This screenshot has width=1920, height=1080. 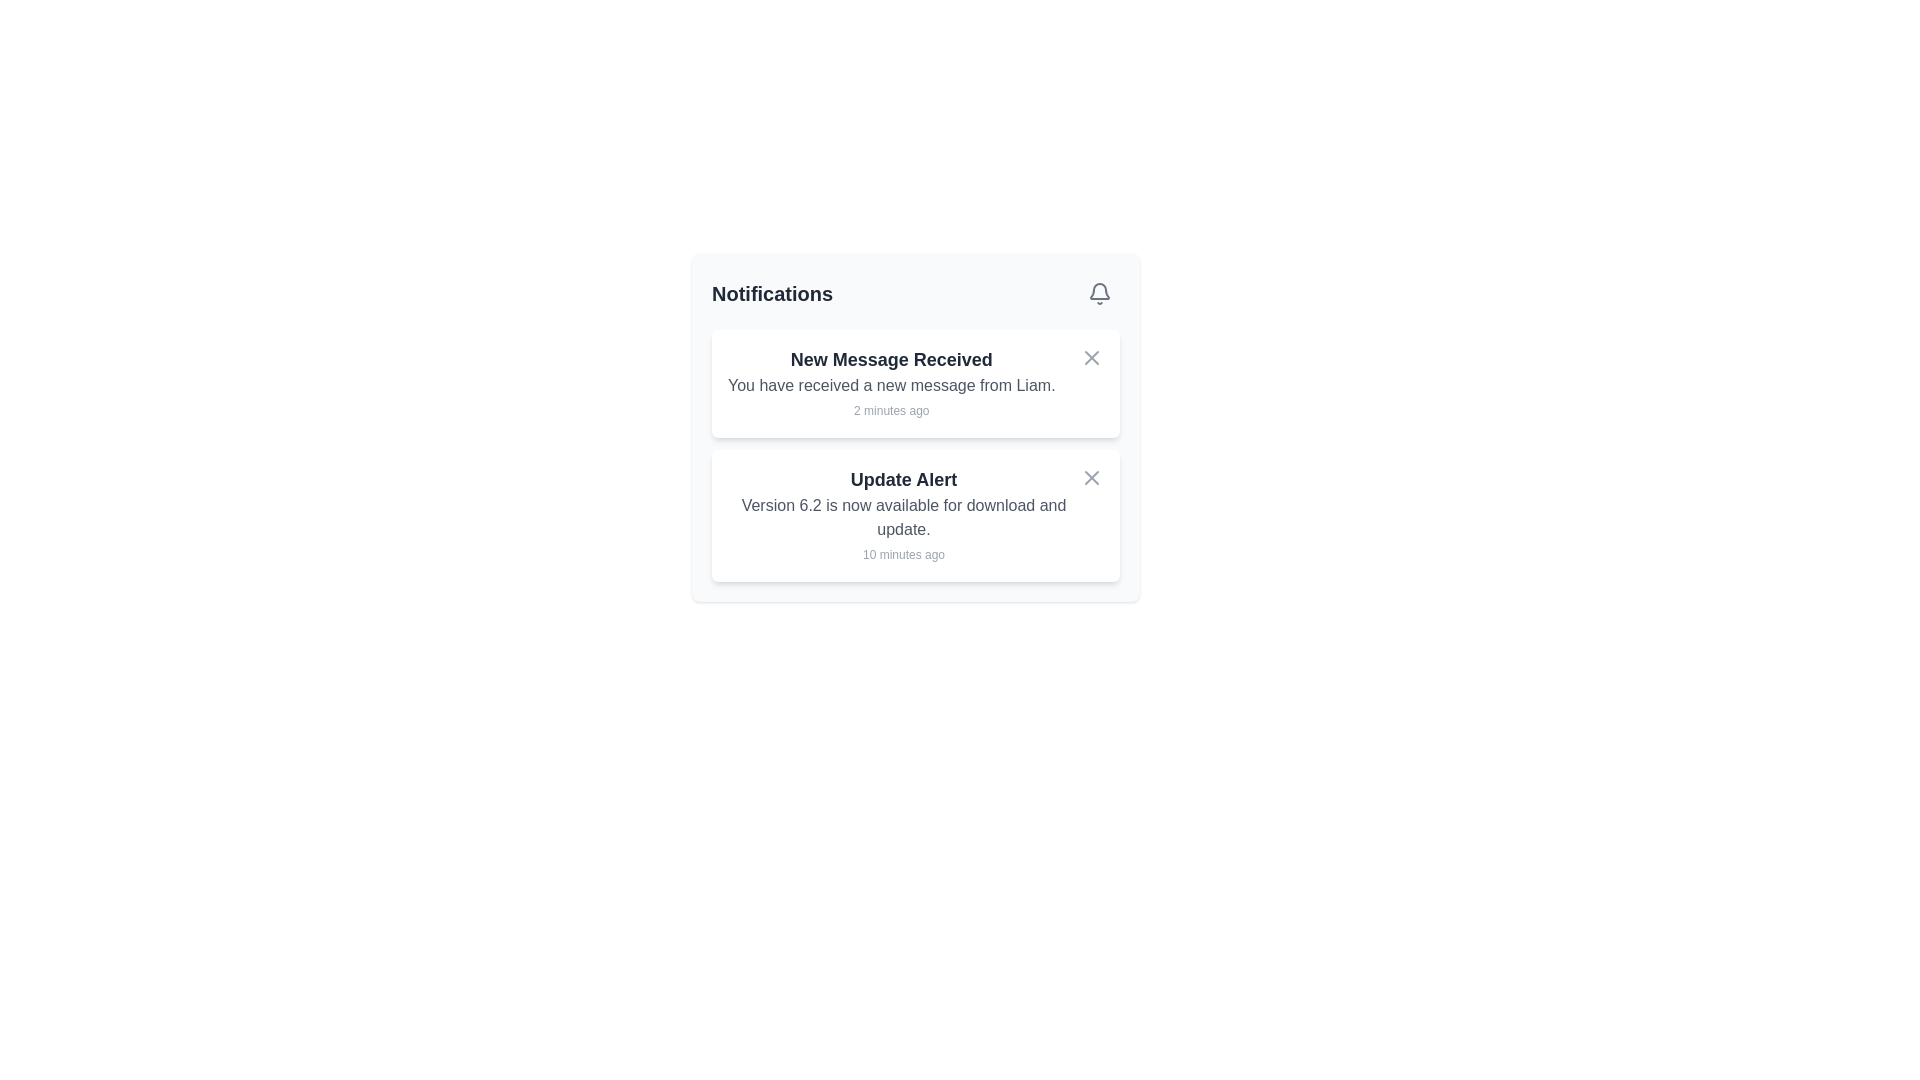 What do you see at coordinates (890, 385) in the screenshot?
I see `notification text that states 'You have received a new message from Liam.' which is styled in light gray and located beneath the title 'New Message Received'` at bounding box center [890, 385].